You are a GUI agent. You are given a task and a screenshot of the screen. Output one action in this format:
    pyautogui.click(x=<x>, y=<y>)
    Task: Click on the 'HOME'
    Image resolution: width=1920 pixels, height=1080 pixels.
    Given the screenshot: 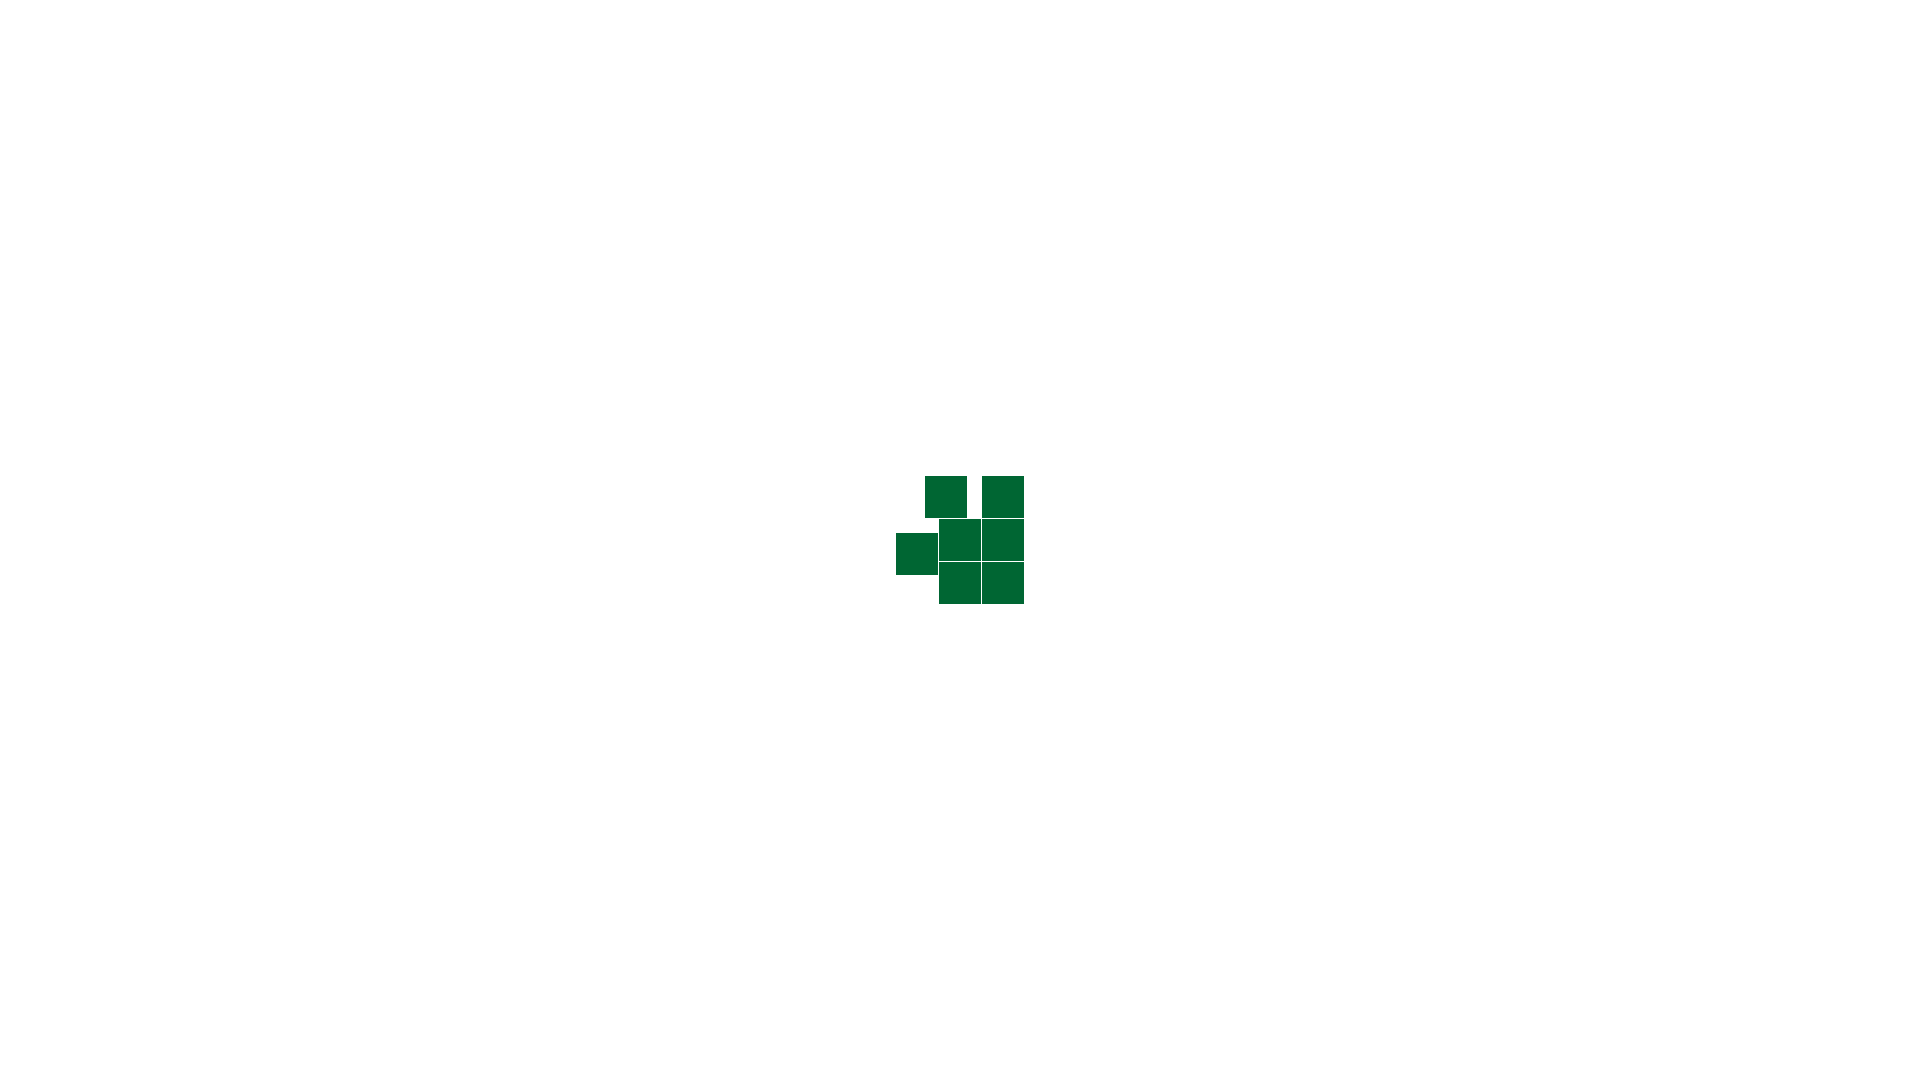 What is the action you would take?
    pyautogui.click(x=736, y=84)
    